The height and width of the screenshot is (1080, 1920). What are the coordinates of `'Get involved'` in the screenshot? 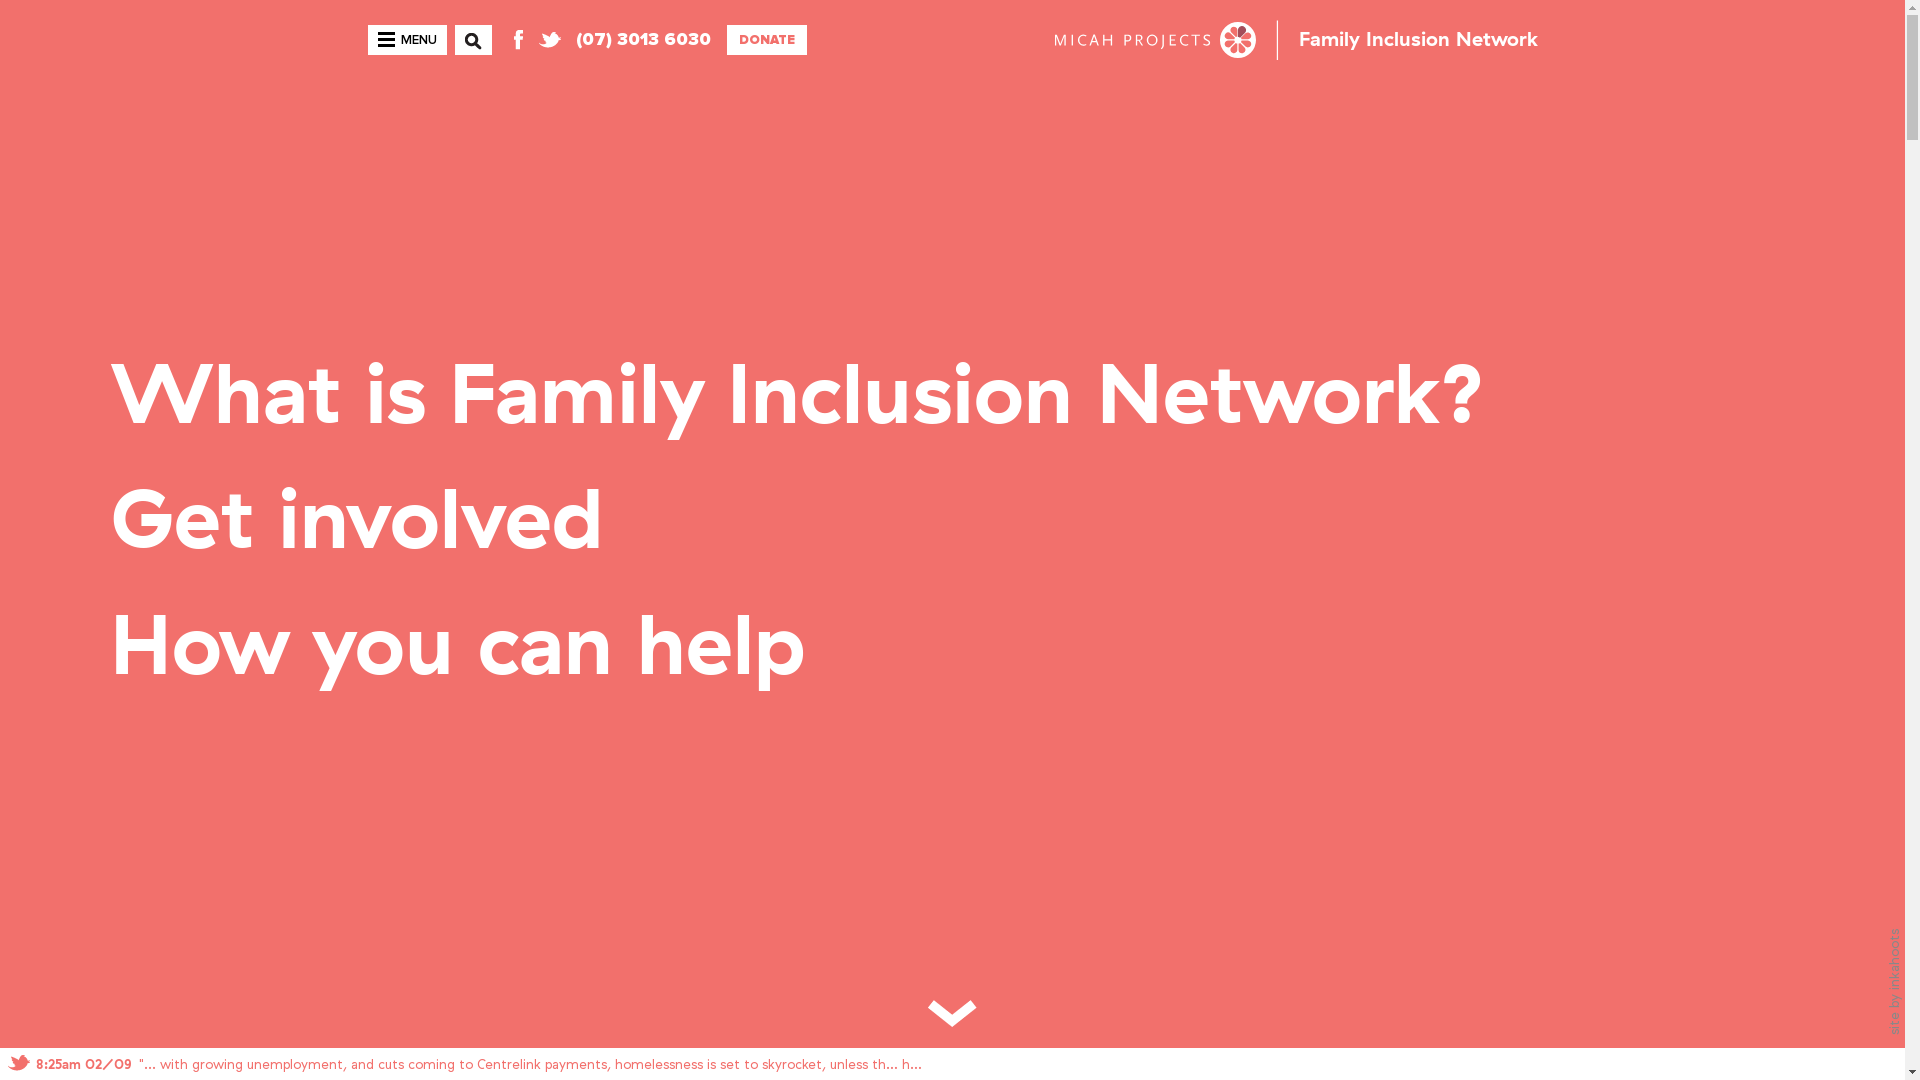 It's located at (356, 522).